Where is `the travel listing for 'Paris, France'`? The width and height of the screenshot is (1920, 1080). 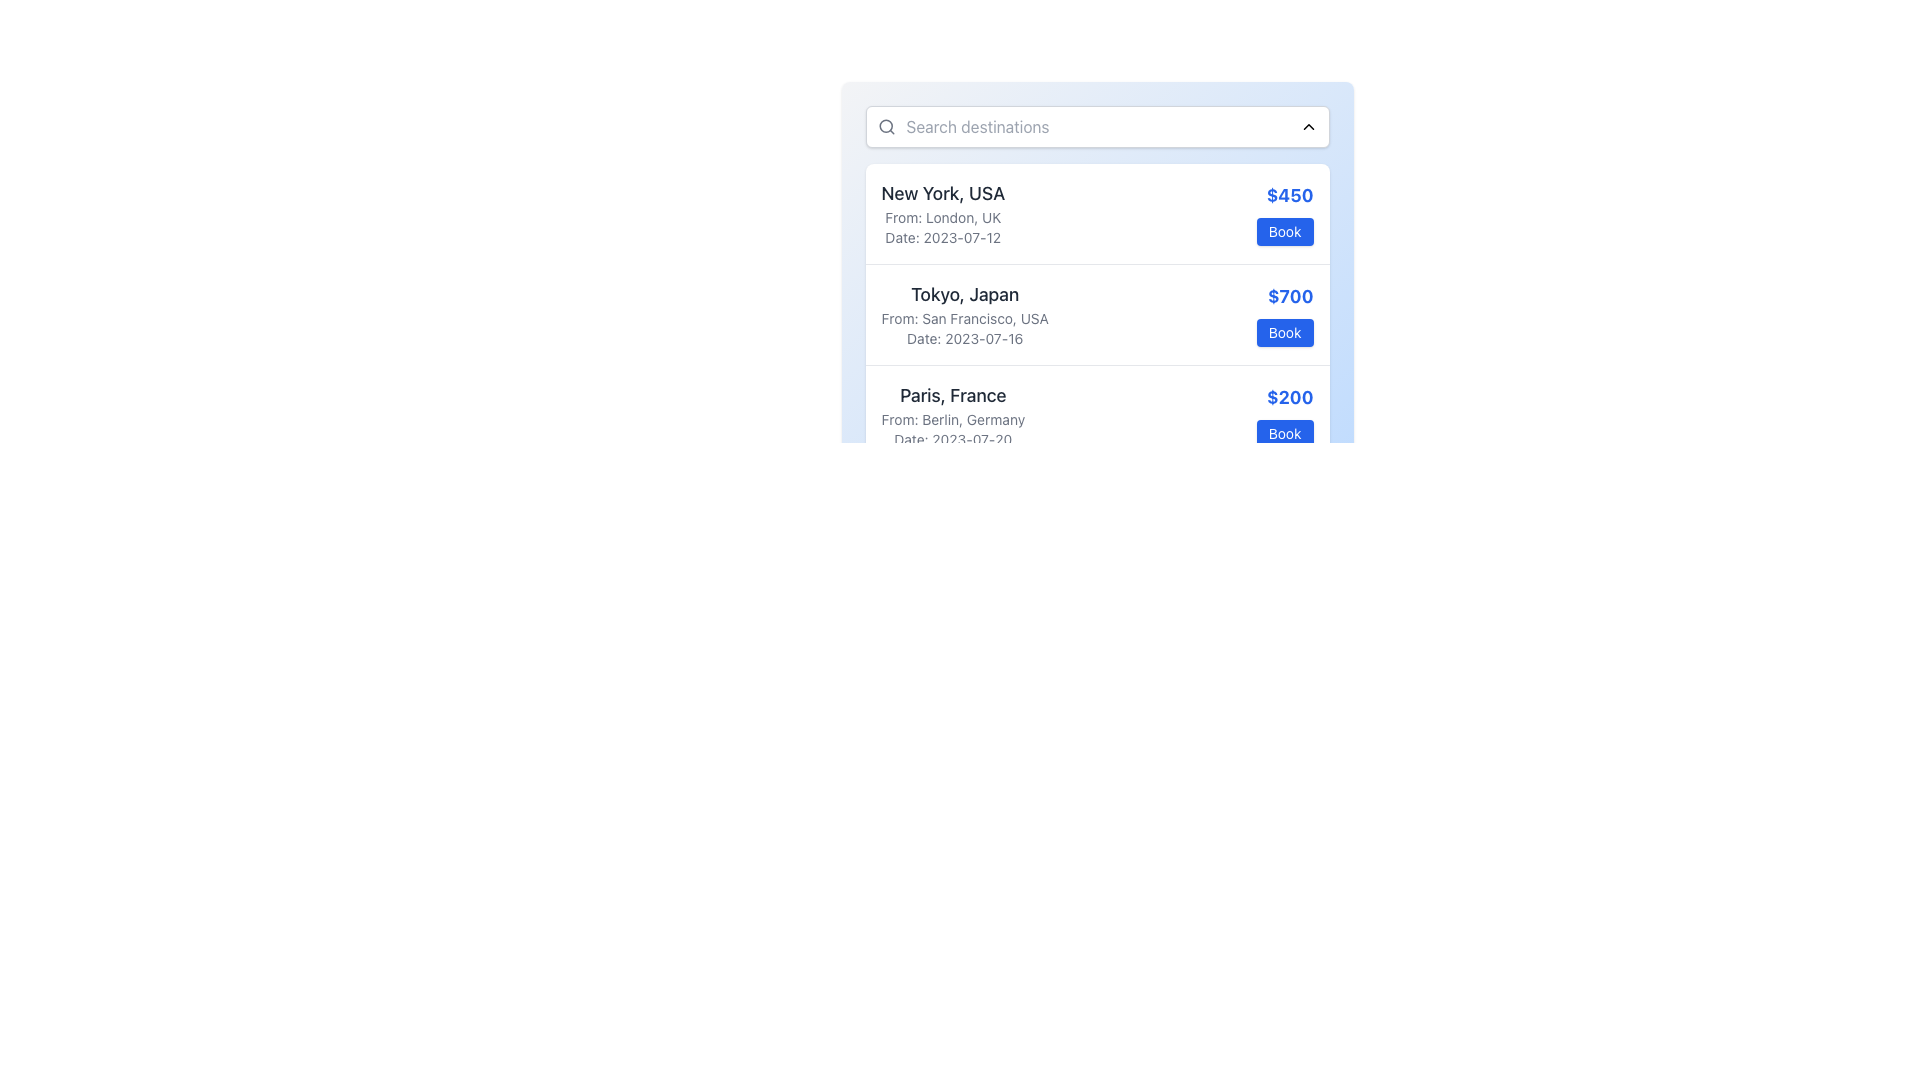 the travel listing for 'Paris, France' is located at coordinates (1096, 414).